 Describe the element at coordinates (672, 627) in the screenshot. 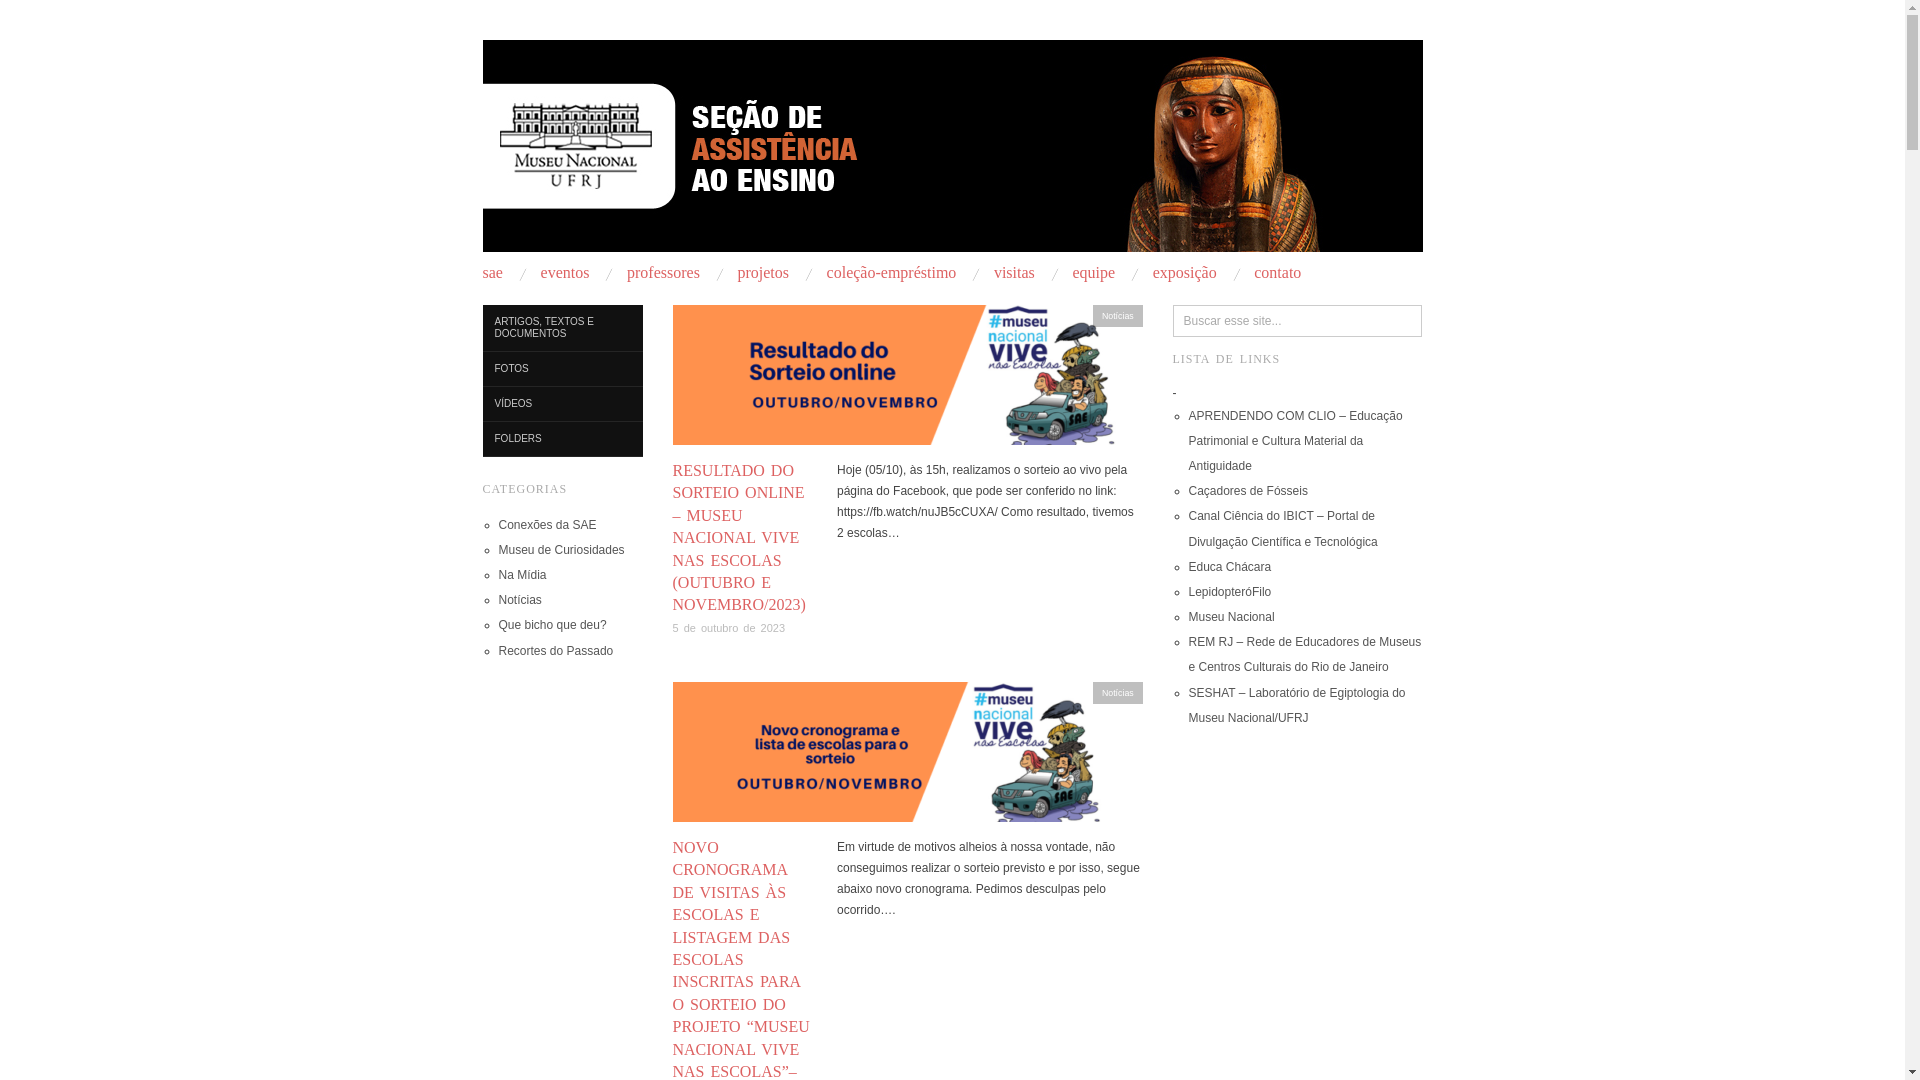

I see `'5 de outubro de 2023'` at that location.